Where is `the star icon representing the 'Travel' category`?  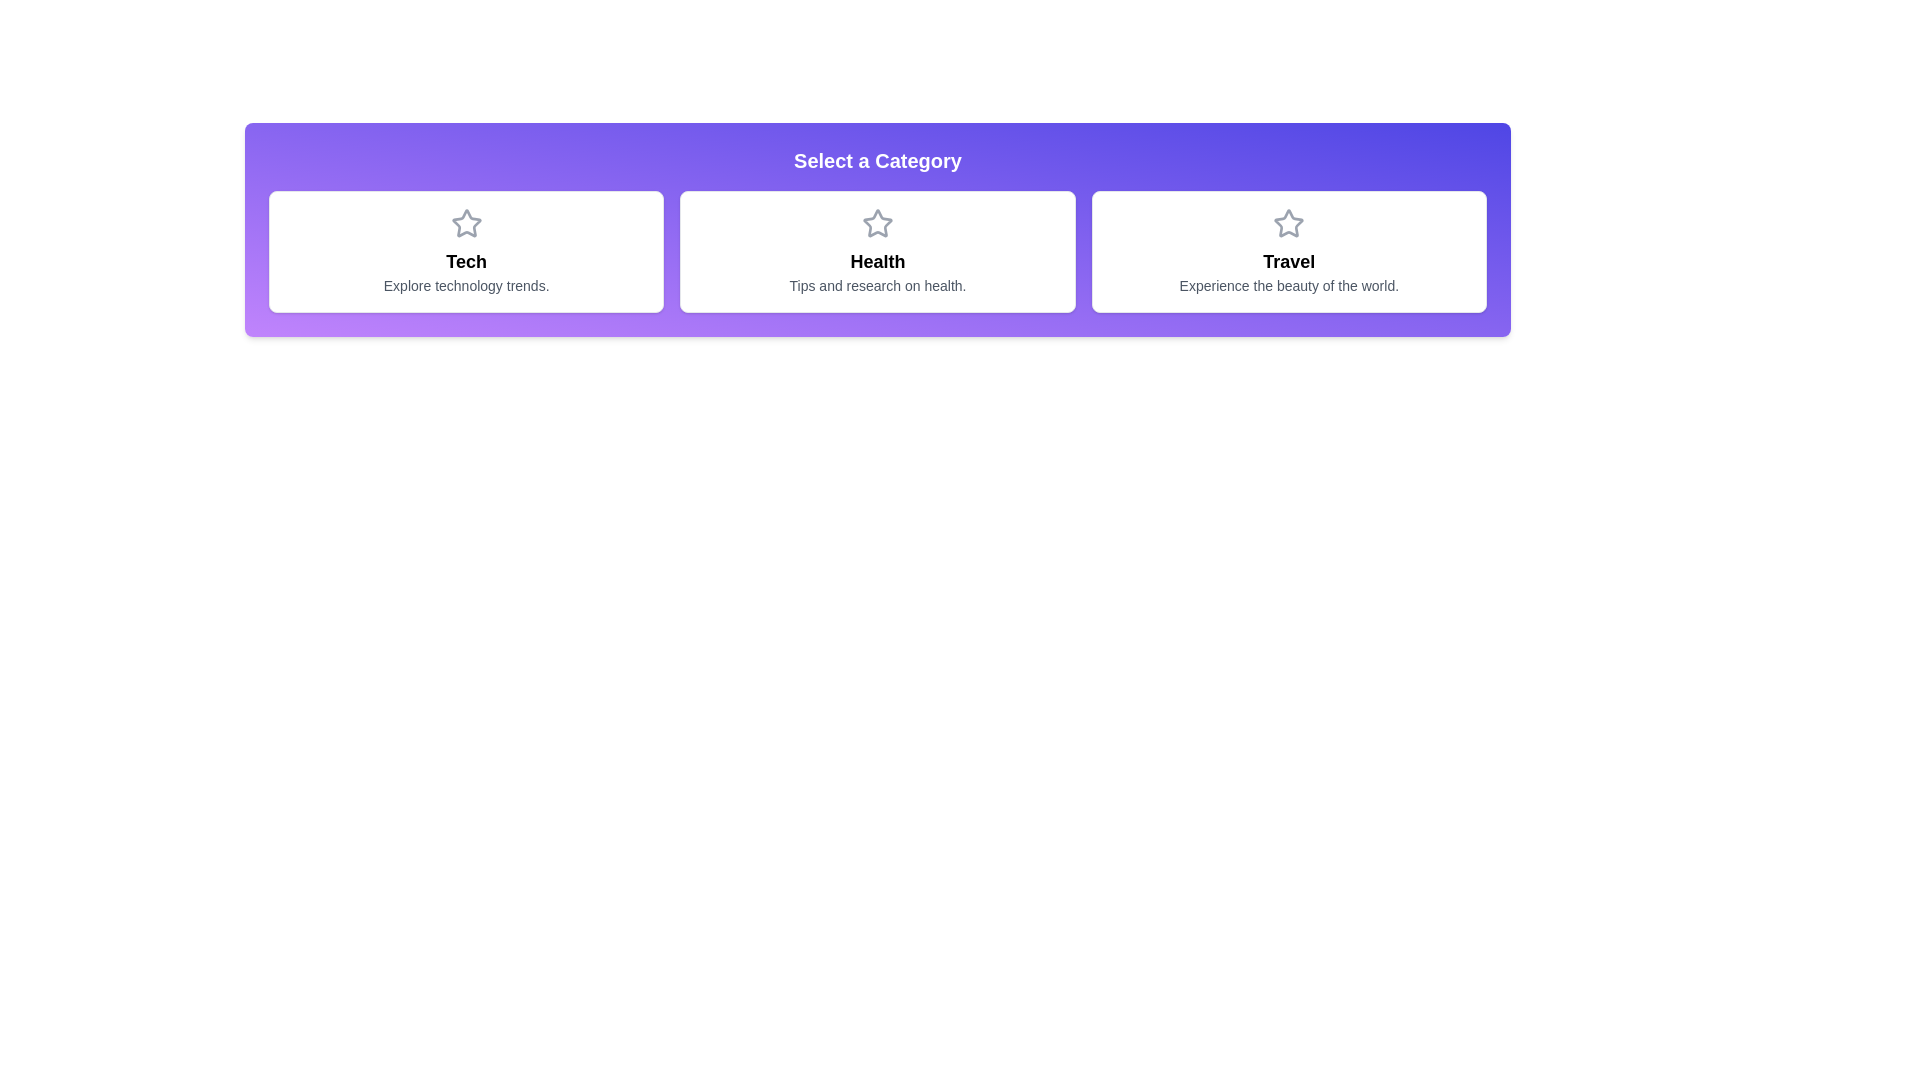 the star icon representing the 'Travel' category is located at coordinates (1289, 223).